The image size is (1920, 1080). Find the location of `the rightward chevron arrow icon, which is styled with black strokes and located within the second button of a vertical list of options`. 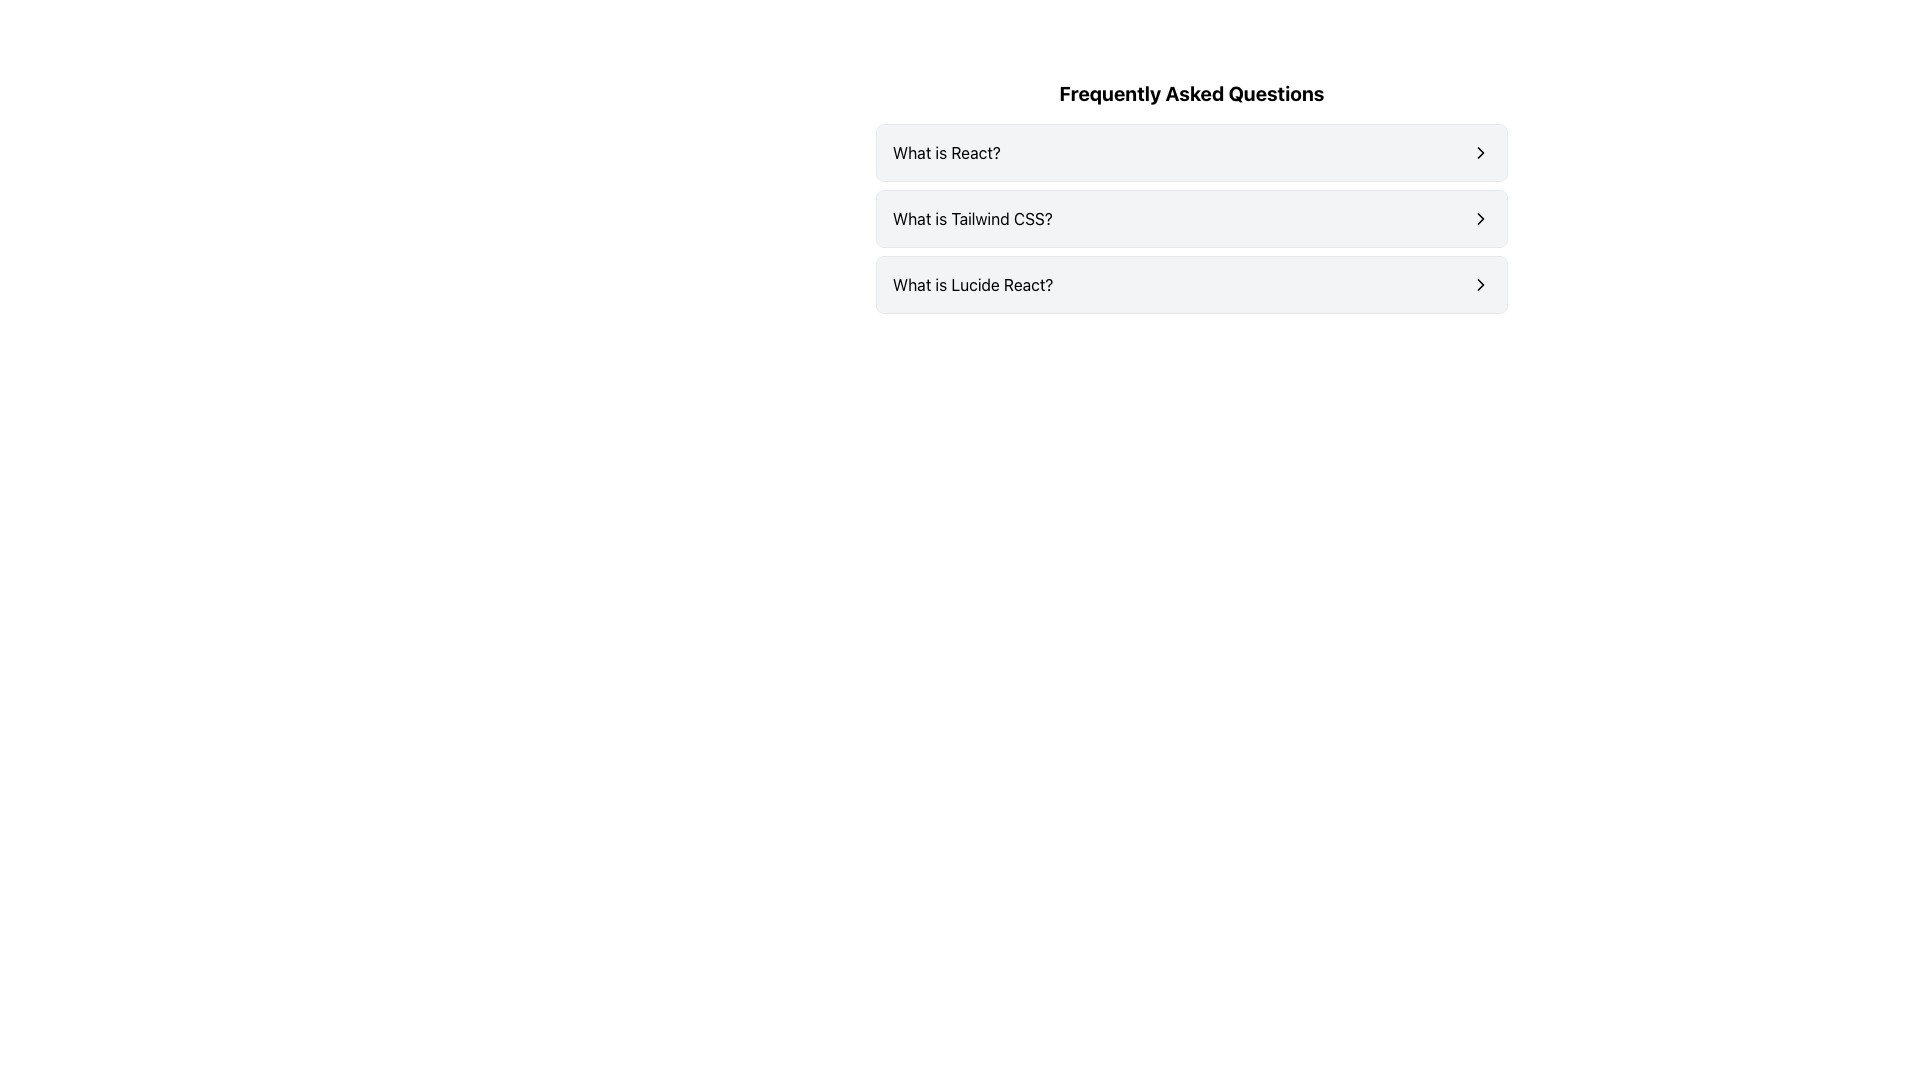

the rightward chevron arrow icon, which is styled with black strokes and located within the second button of a vertical list of options is located at coordinates (1481, 219).